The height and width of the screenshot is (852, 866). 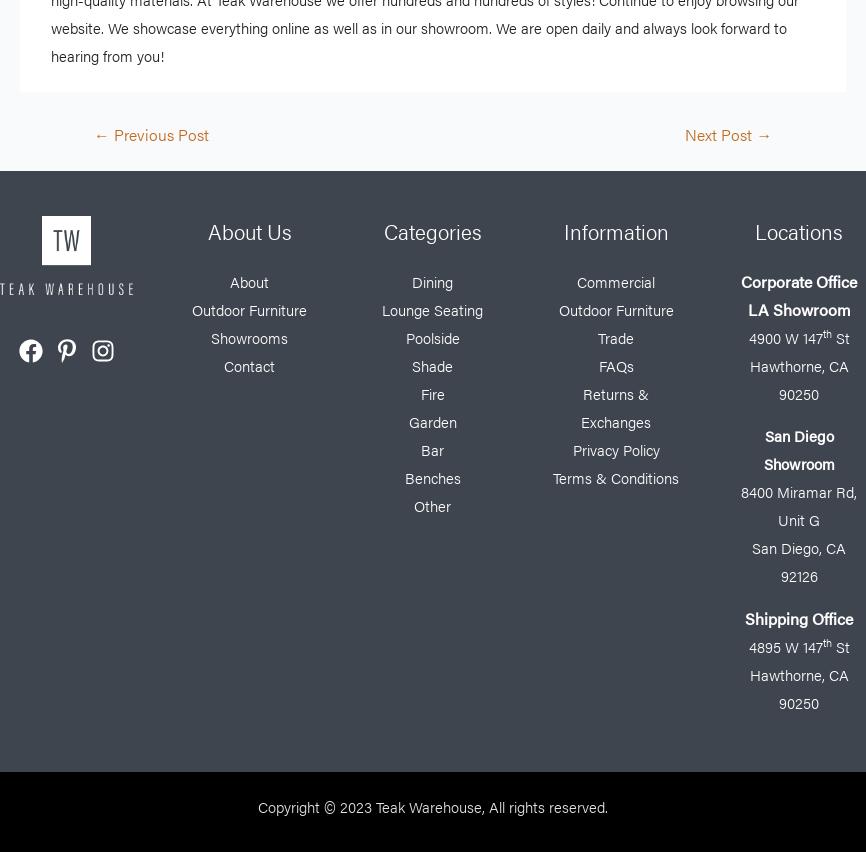 I want to click on 'Fire', so click(x=430, y=393).